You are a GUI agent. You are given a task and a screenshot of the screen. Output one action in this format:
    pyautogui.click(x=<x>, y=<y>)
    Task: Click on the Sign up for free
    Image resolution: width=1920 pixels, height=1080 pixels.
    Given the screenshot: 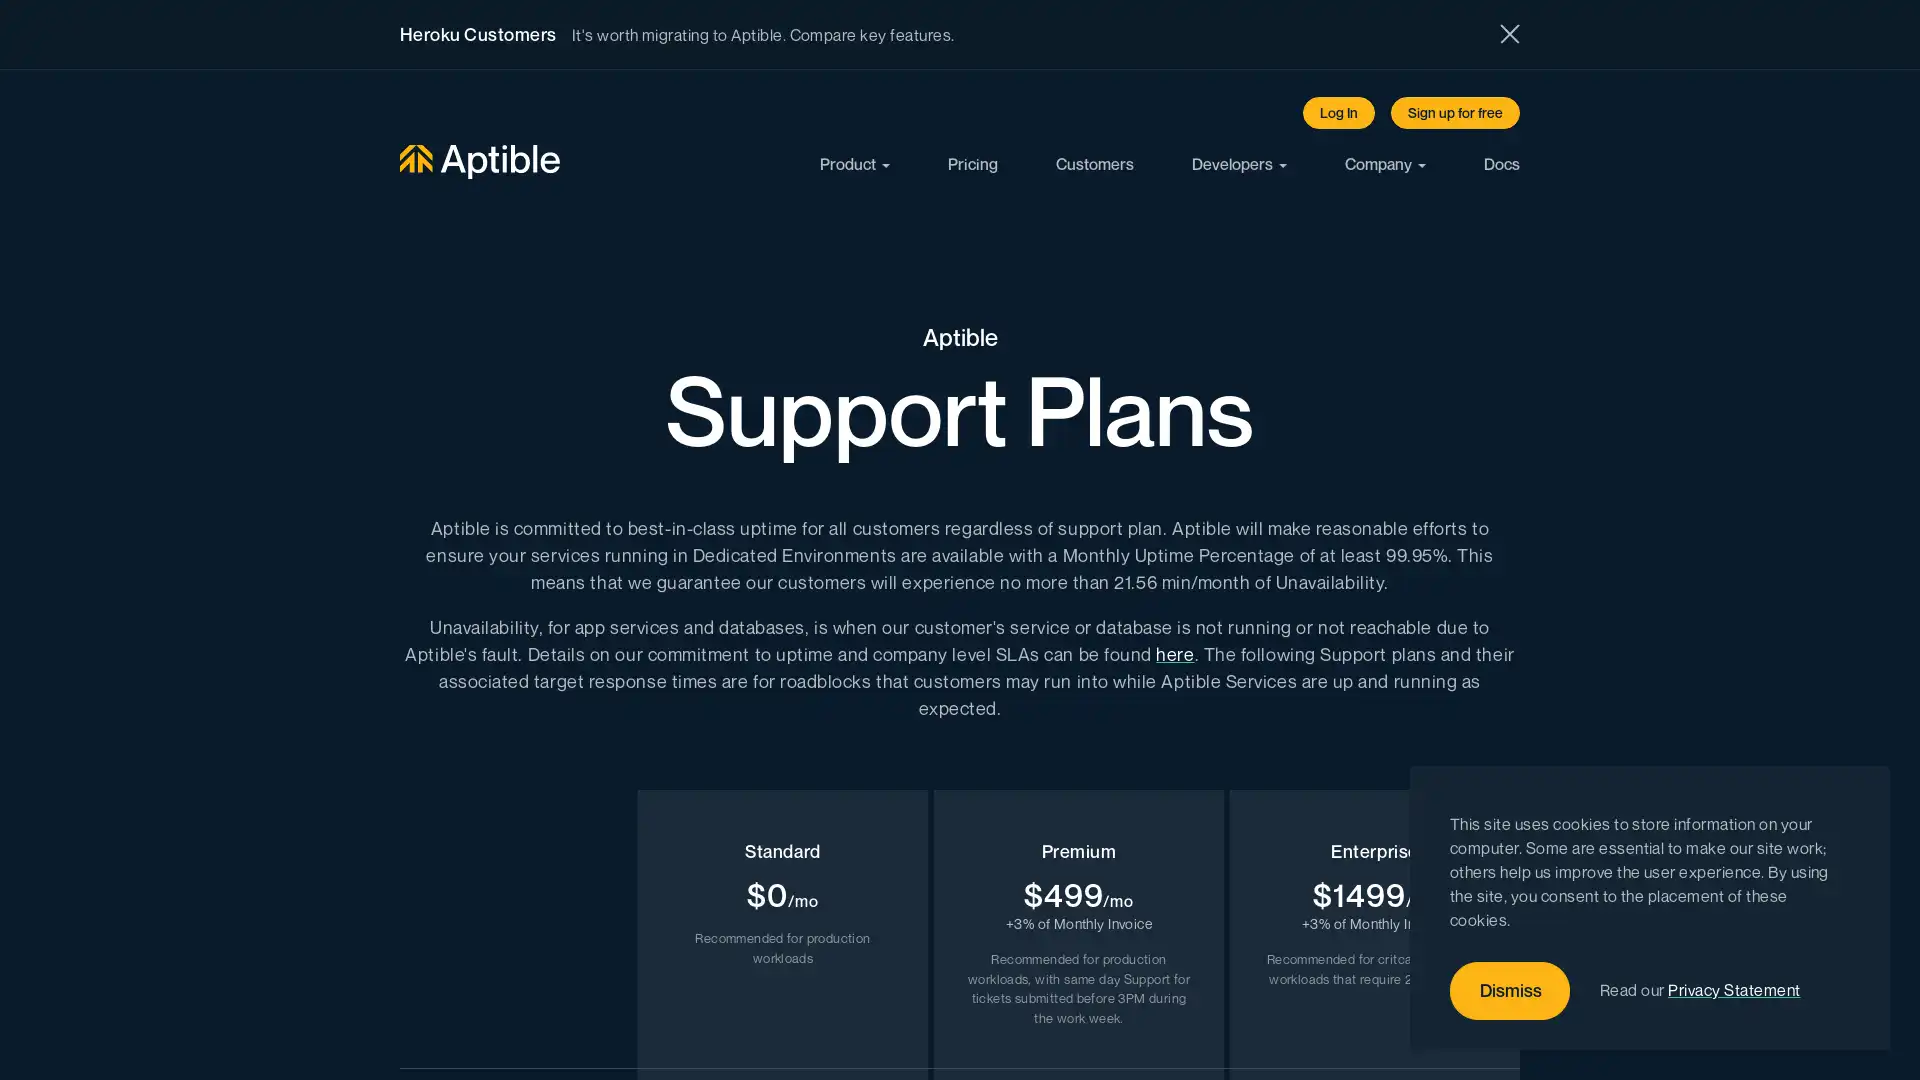 What is the action you would take?
    pyautogui.click(x=1455, y=112)
    